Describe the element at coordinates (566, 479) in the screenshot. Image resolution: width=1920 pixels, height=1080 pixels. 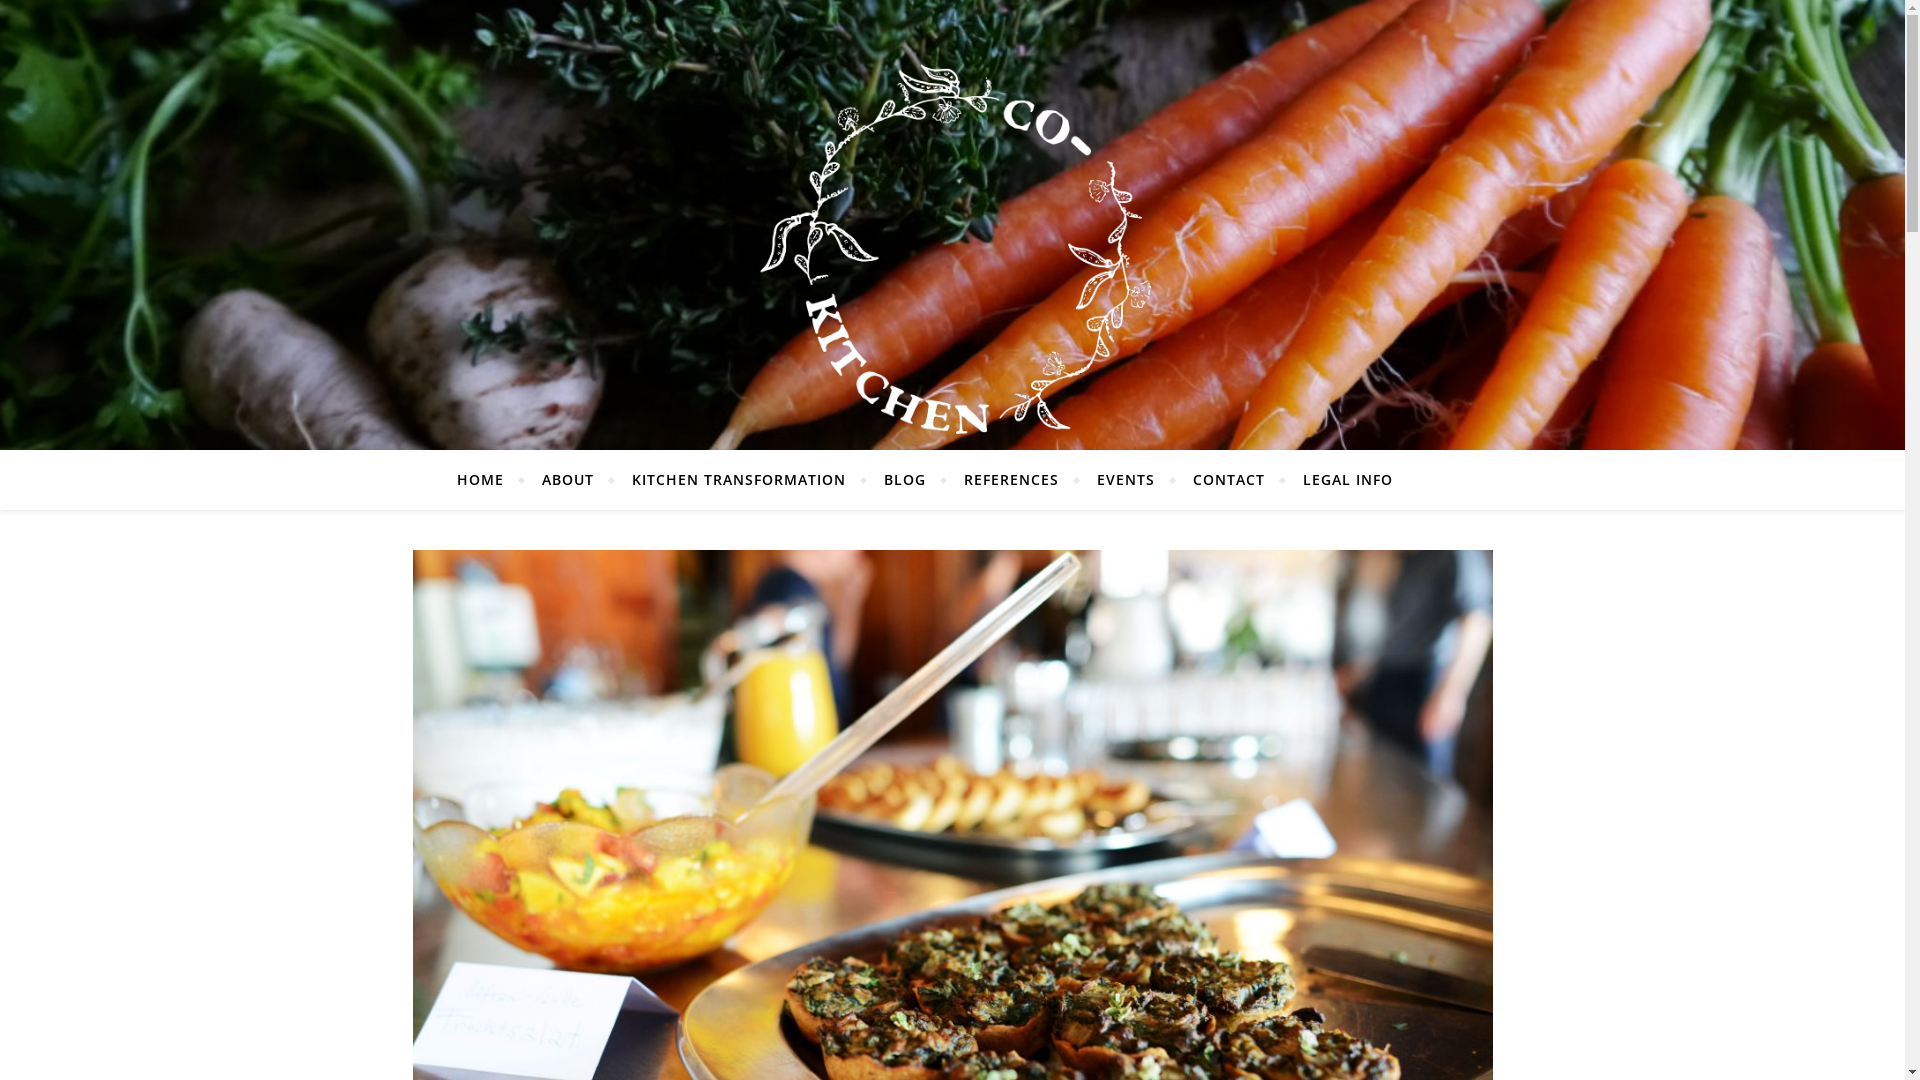
I see `'ABOUT'` at that location.